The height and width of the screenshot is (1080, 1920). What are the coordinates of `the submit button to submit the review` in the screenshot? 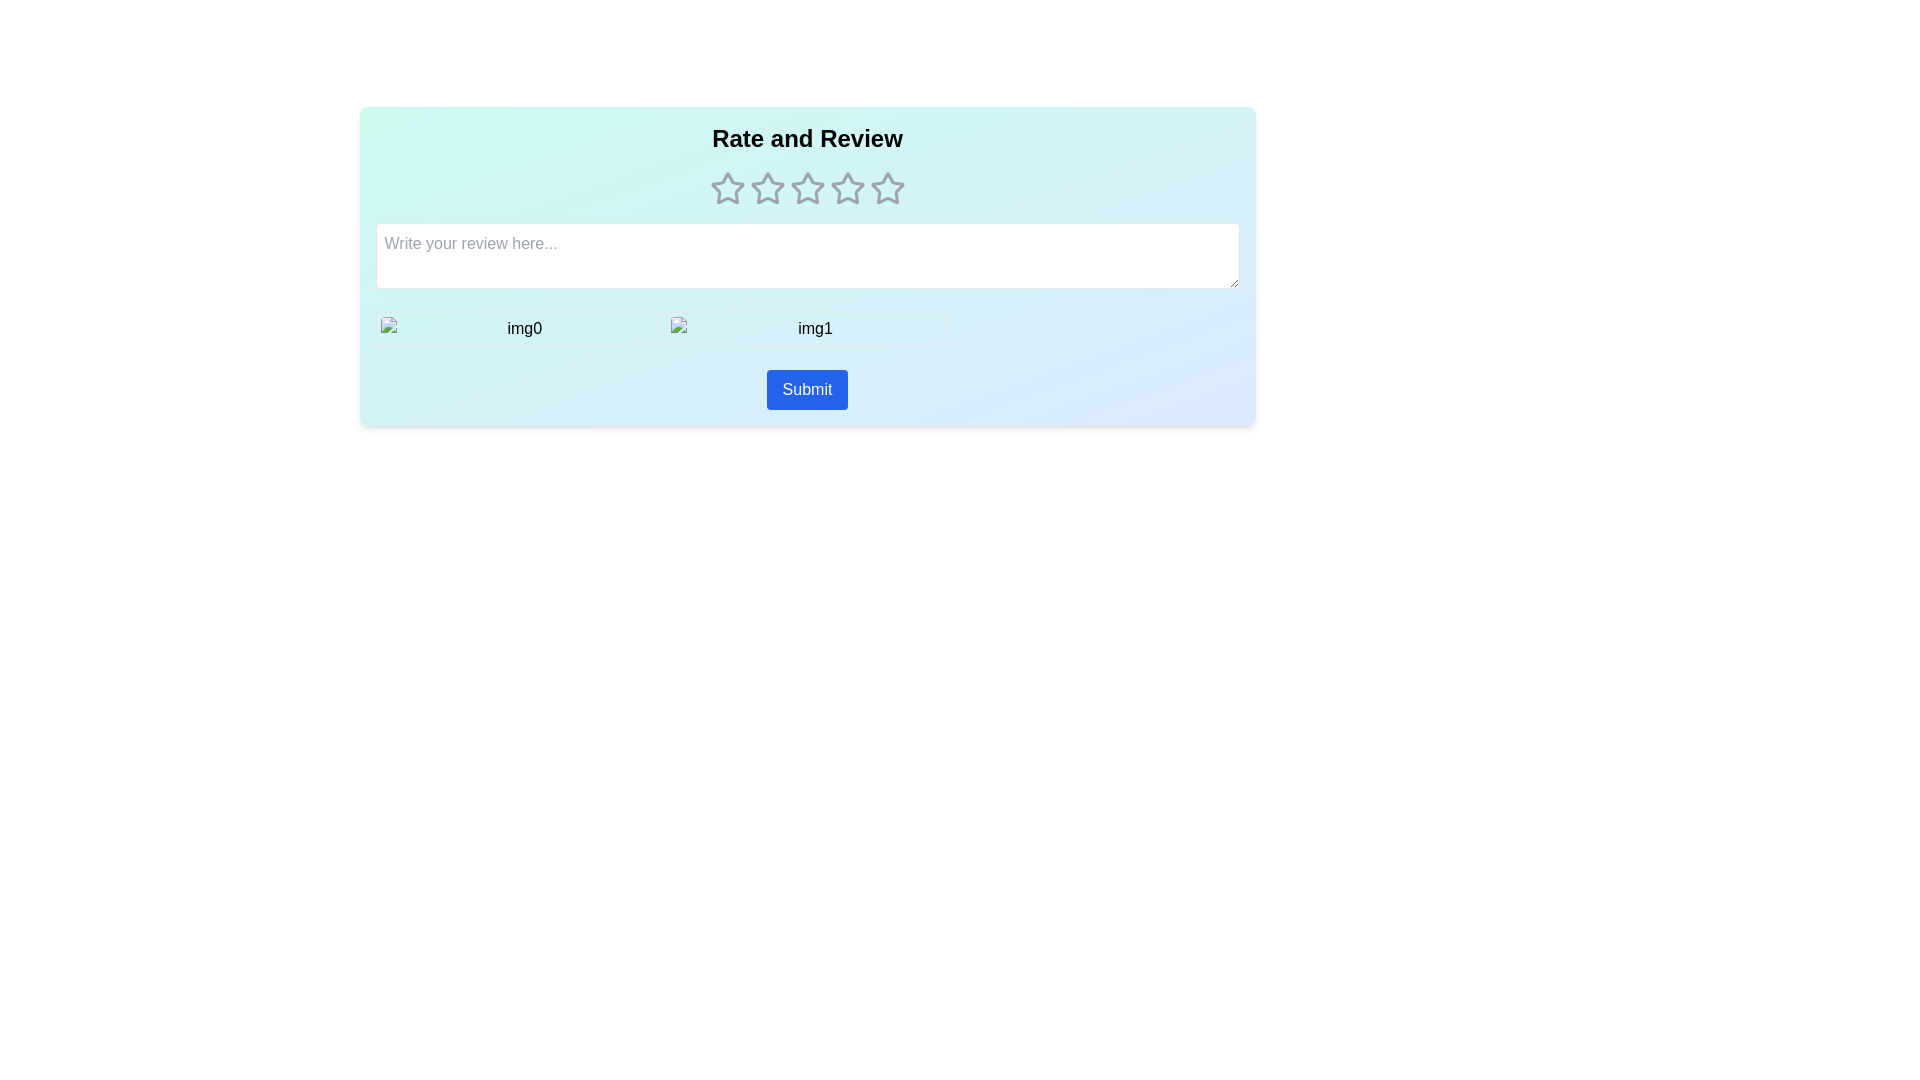 It's located at (807, 389).